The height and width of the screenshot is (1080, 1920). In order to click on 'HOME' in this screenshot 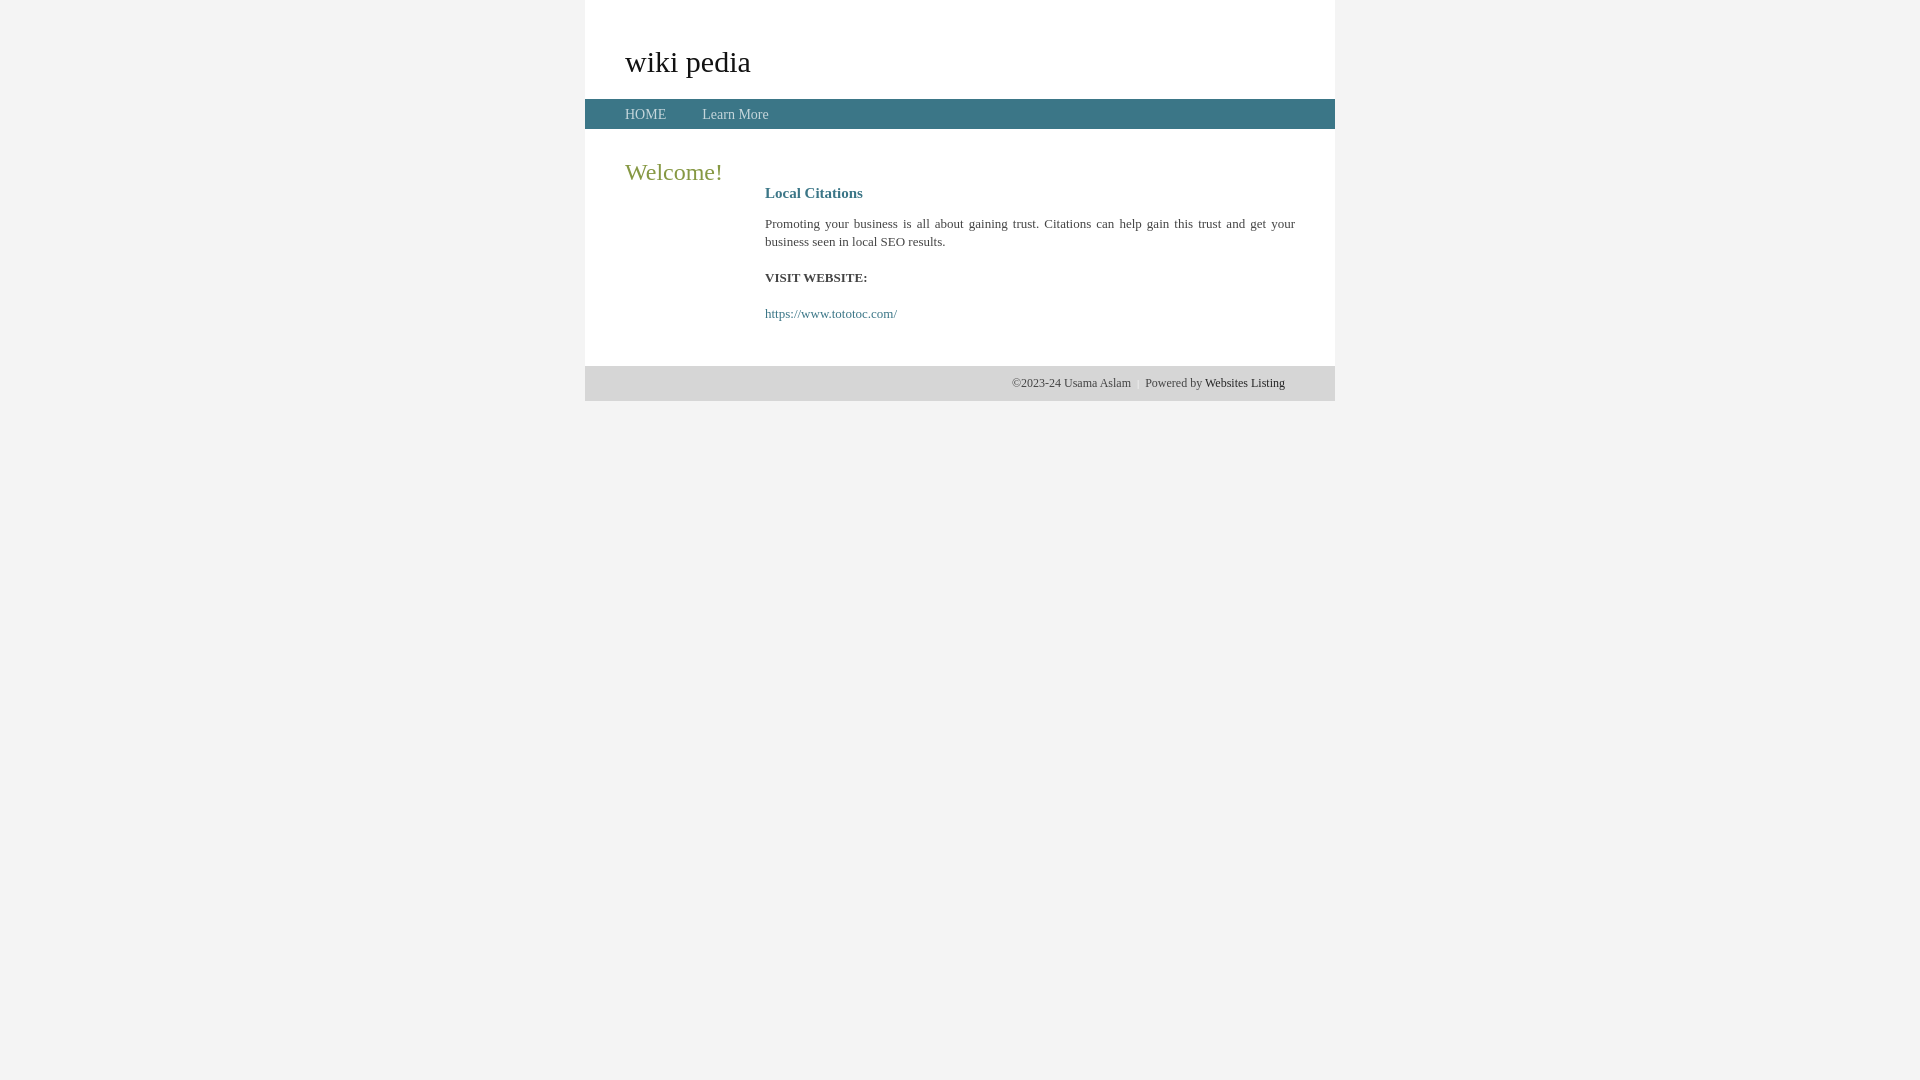, I will do `click(645, 114)`.